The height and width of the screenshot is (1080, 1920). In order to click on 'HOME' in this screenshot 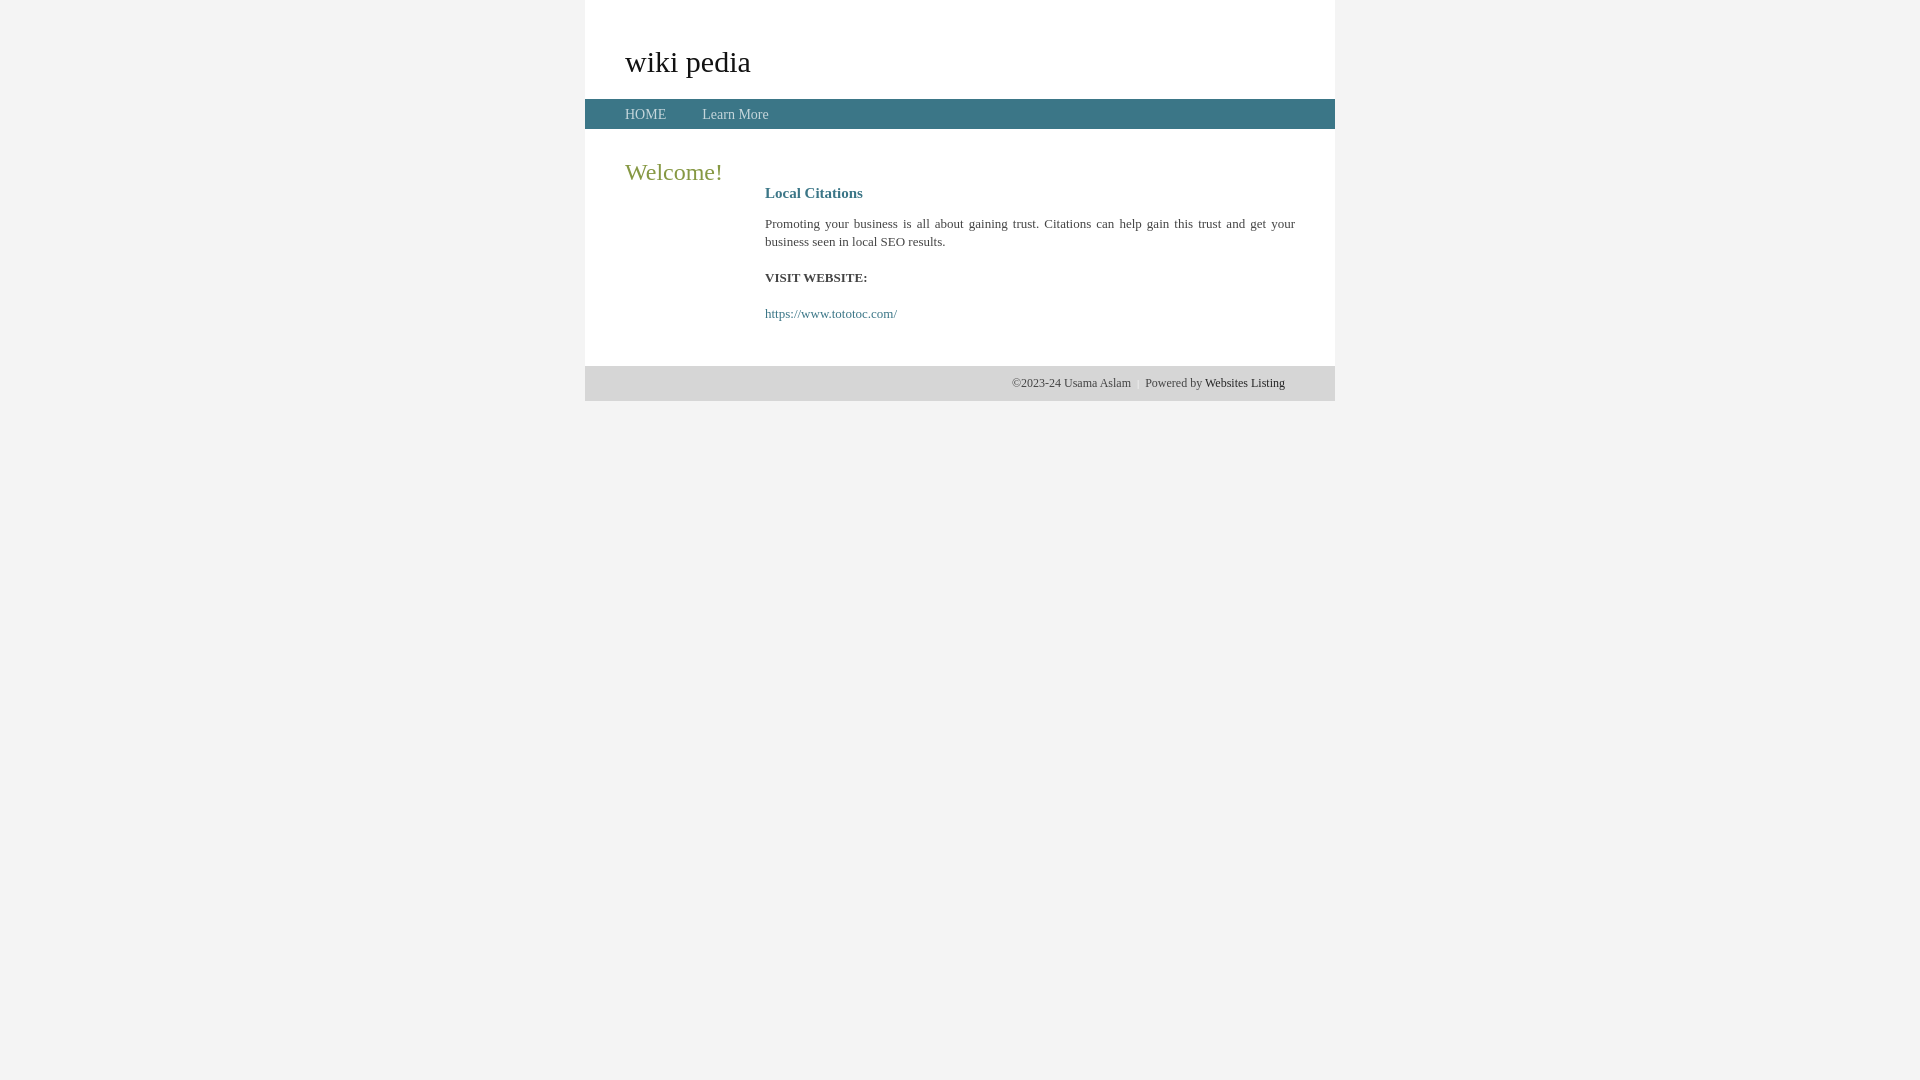, I will do `click(645, 114)`.